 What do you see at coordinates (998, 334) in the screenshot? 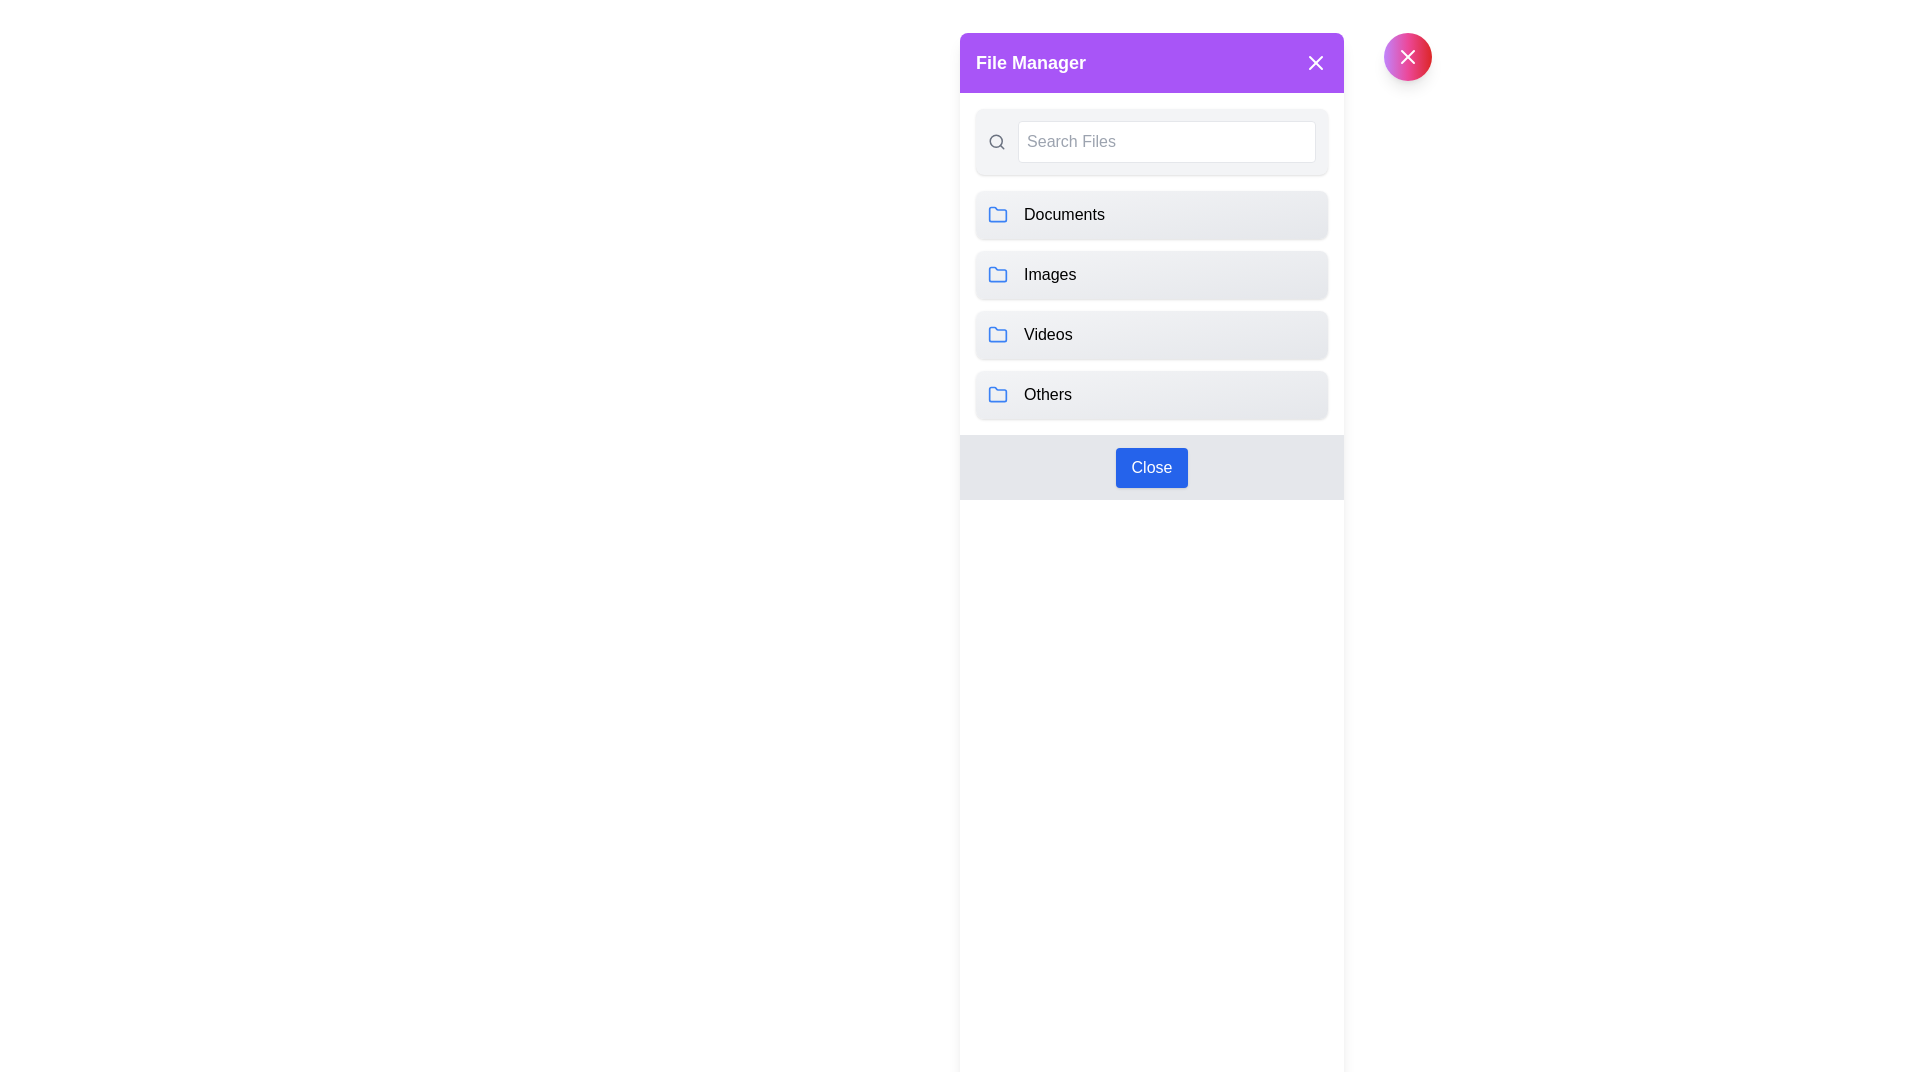
I see `the folder icon located within the 'Videos' card, which is visually represented as a blue outlined folder icon` at bounding box center [998, 334].